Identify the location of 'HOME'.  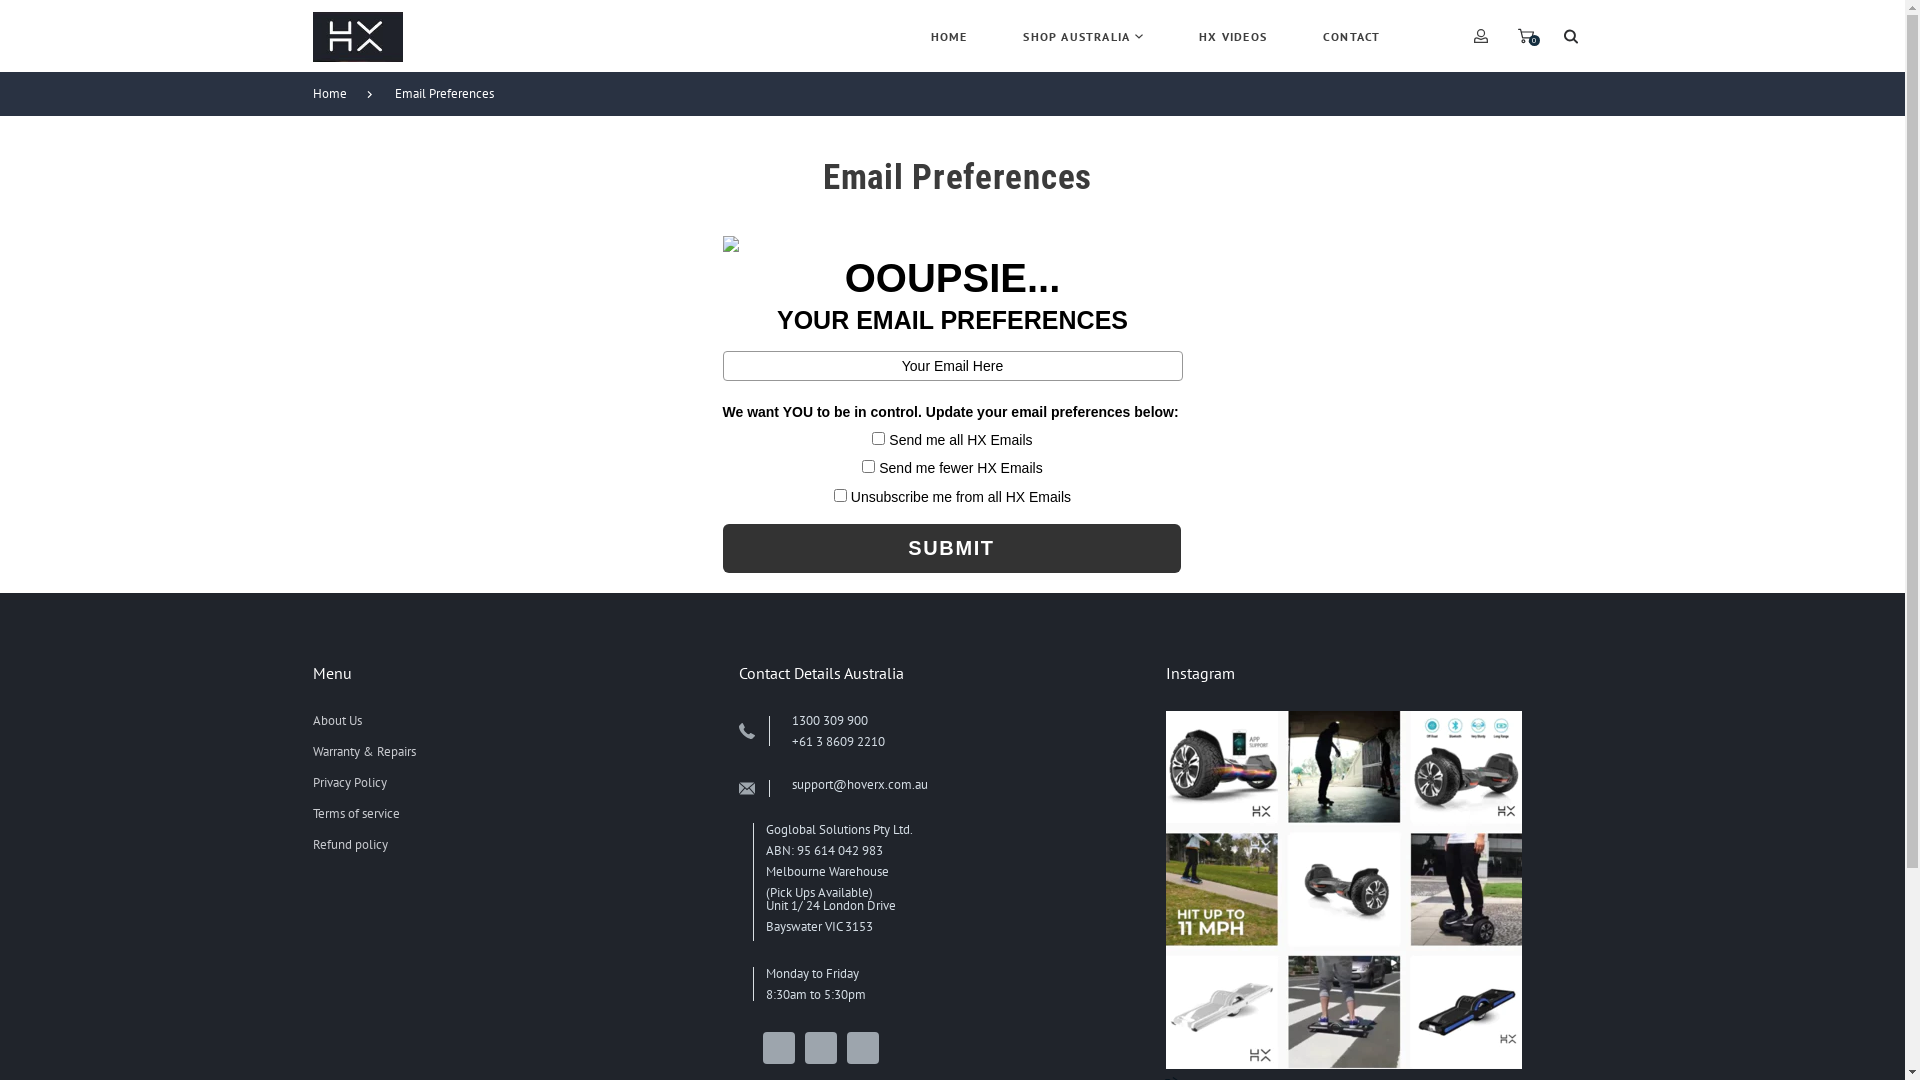
(948, 36).